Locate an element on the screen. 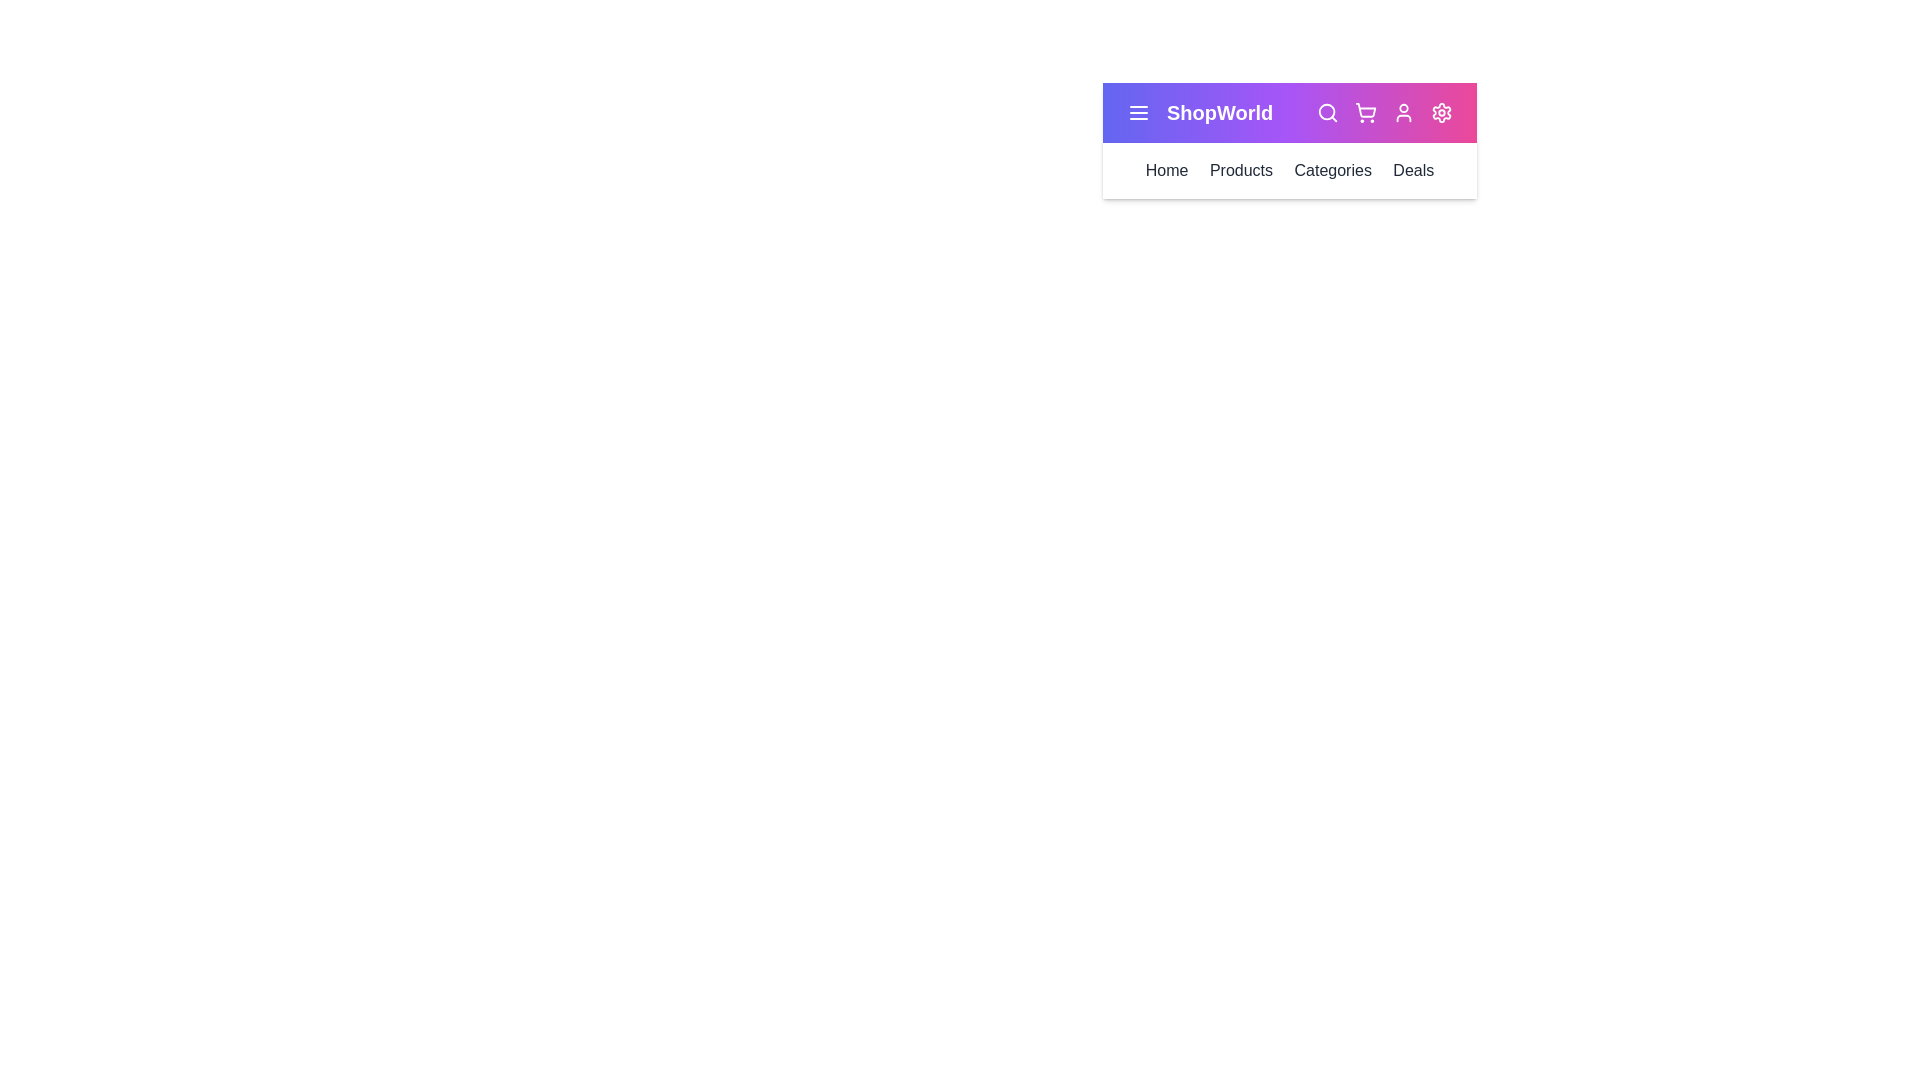  the navigation menu item Deals to navigate to the respective section is located at coordinates (1412, 169).